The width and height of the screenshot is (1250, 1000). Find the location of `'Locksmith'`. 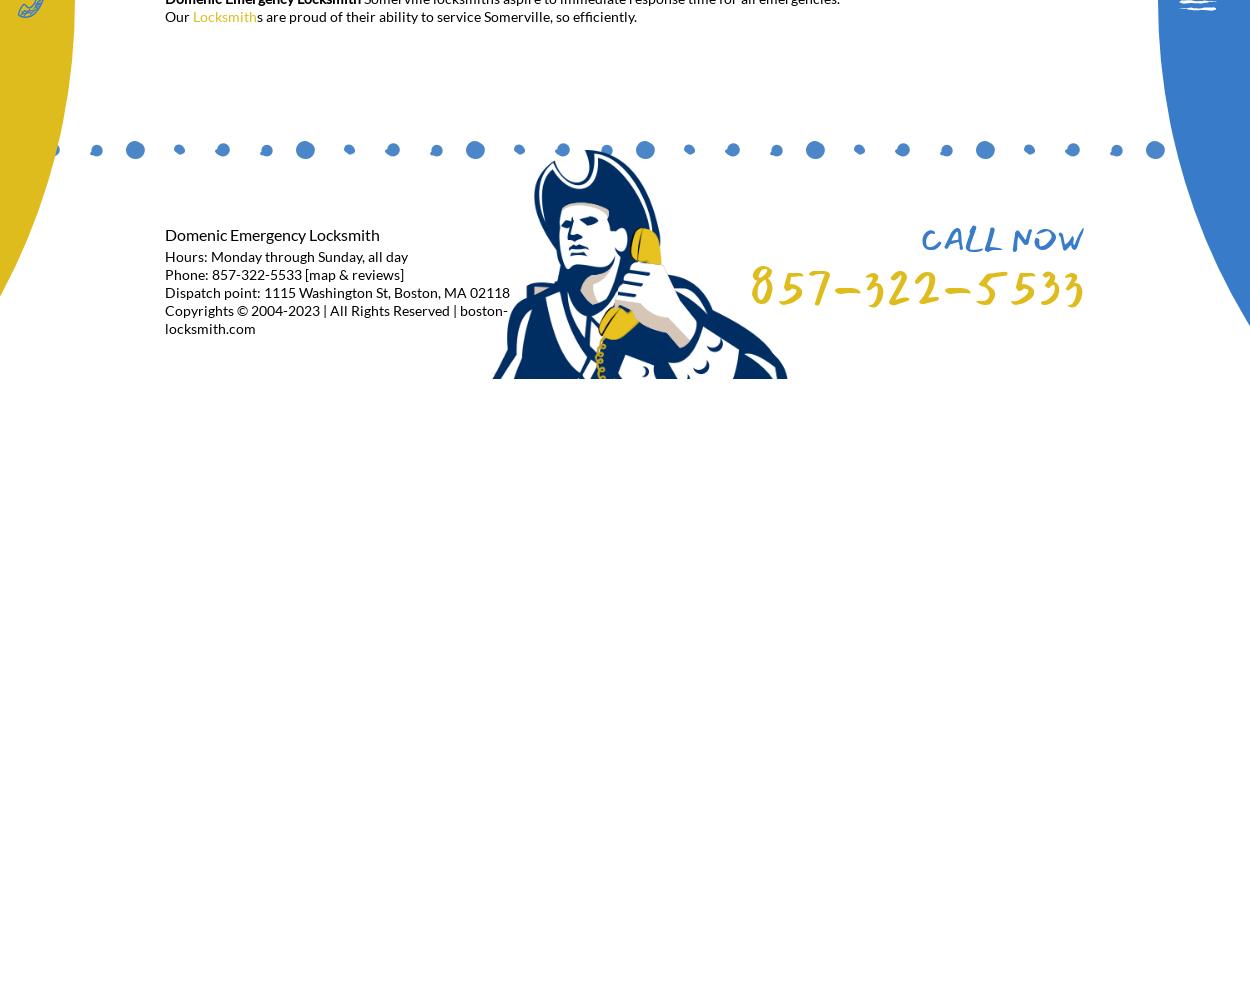

'Locksmith' is located at coordinates (224, 15).